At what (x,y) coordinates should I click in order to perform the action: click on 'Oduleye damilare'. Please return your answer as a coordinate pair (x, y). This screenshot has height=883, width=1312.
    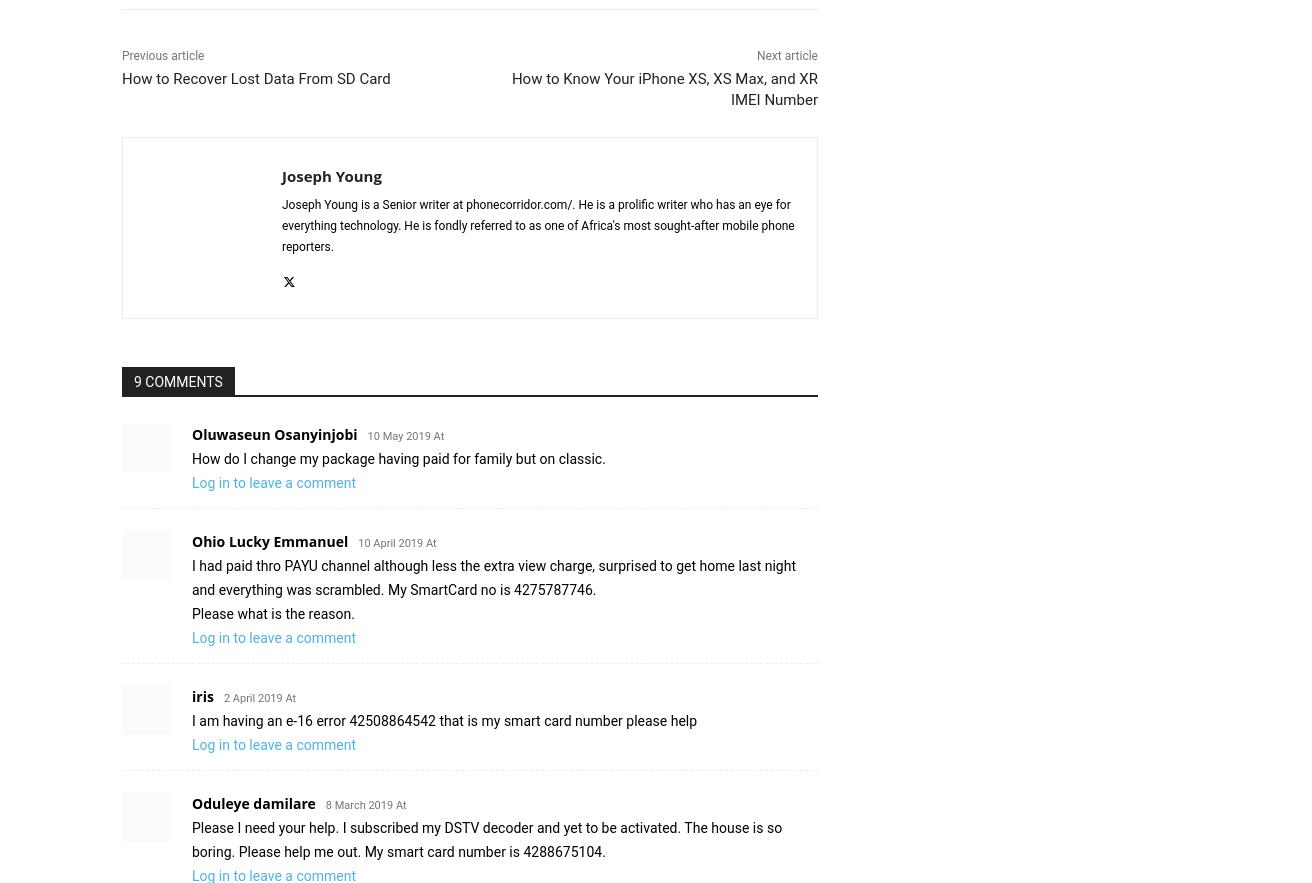
    Looking at the image, I should click on (190, 802).